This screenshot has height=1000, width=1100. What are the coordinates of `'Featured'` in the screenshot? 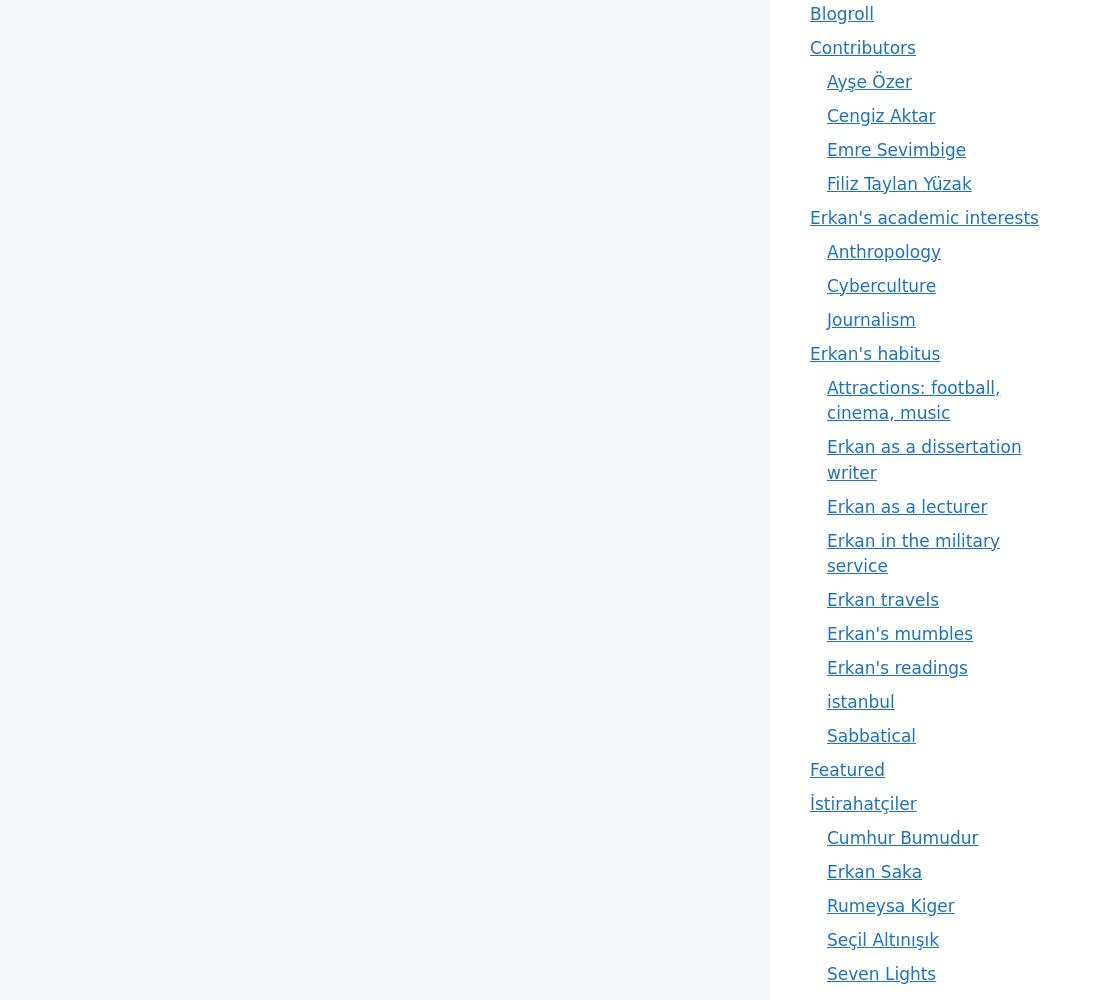 It's located at (846, 770).